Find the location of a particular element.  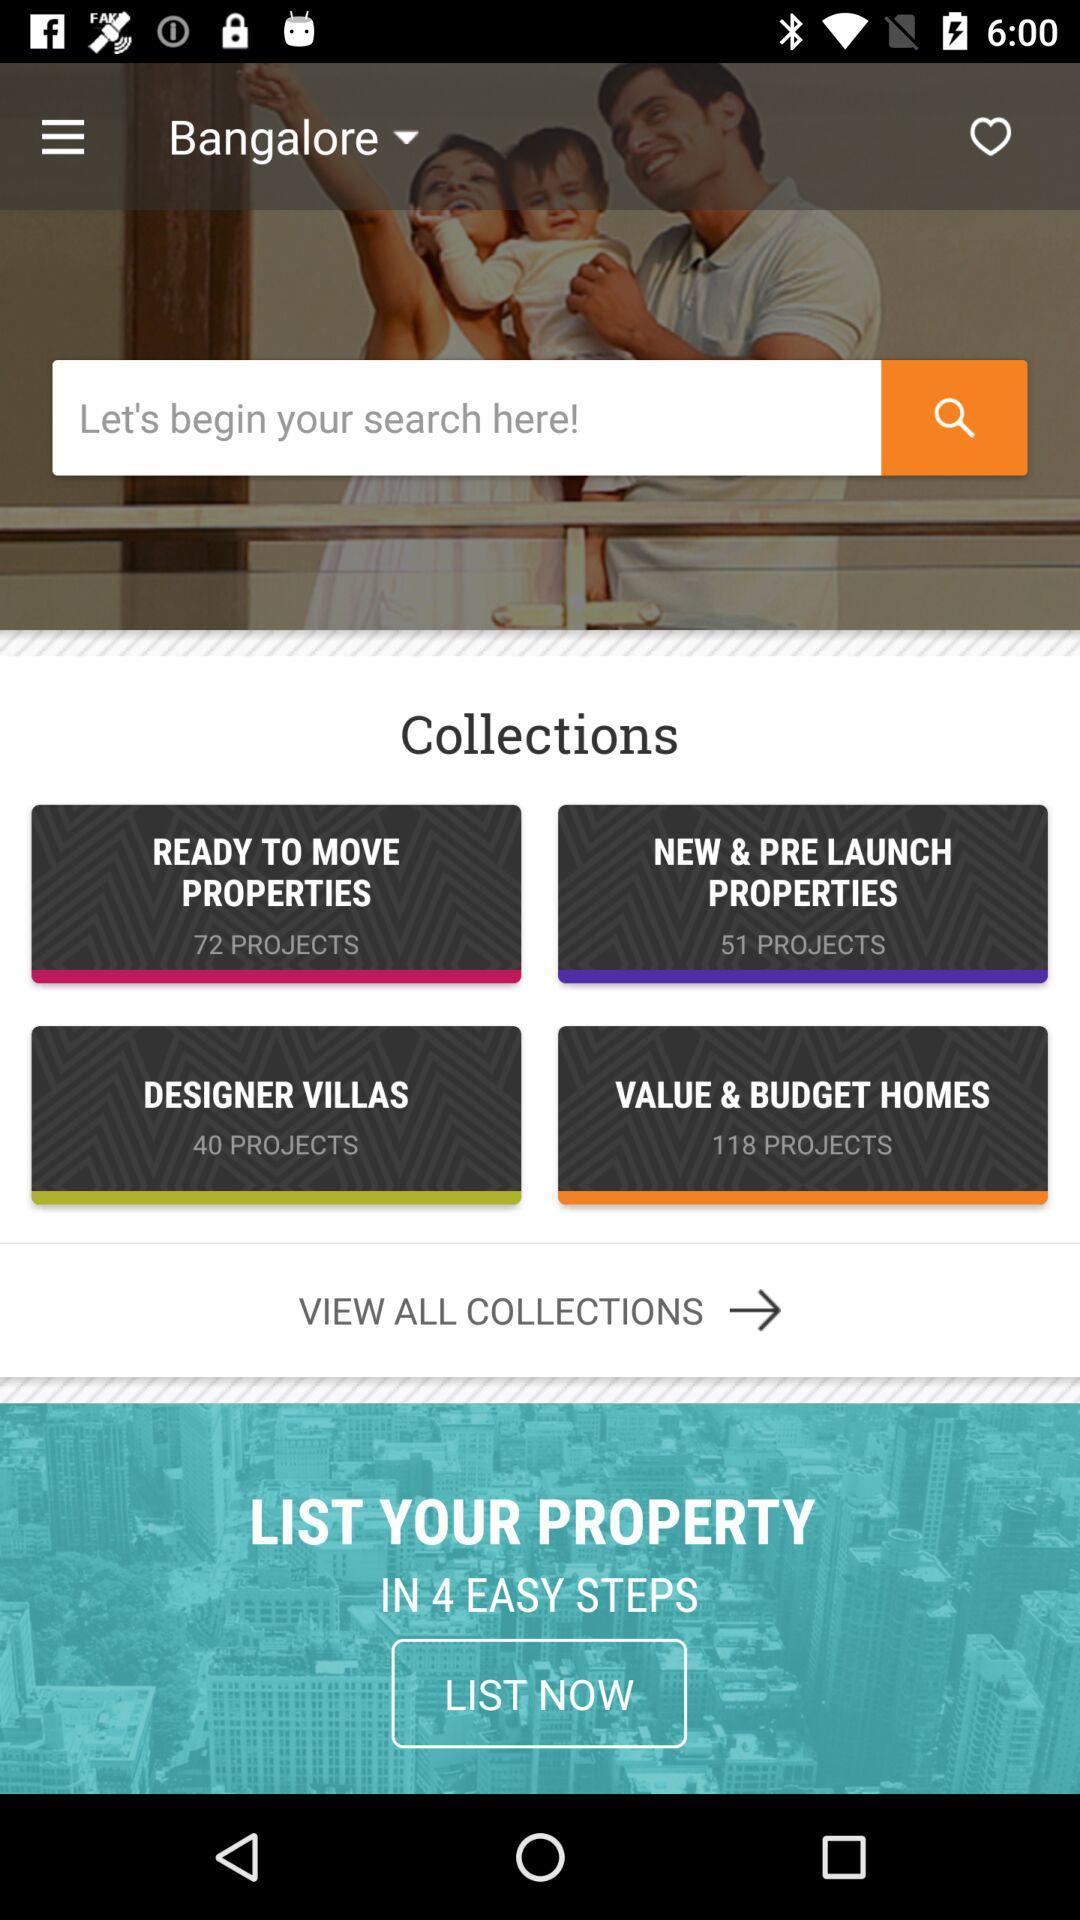

bangalore item is located at coordinates (293, 135).